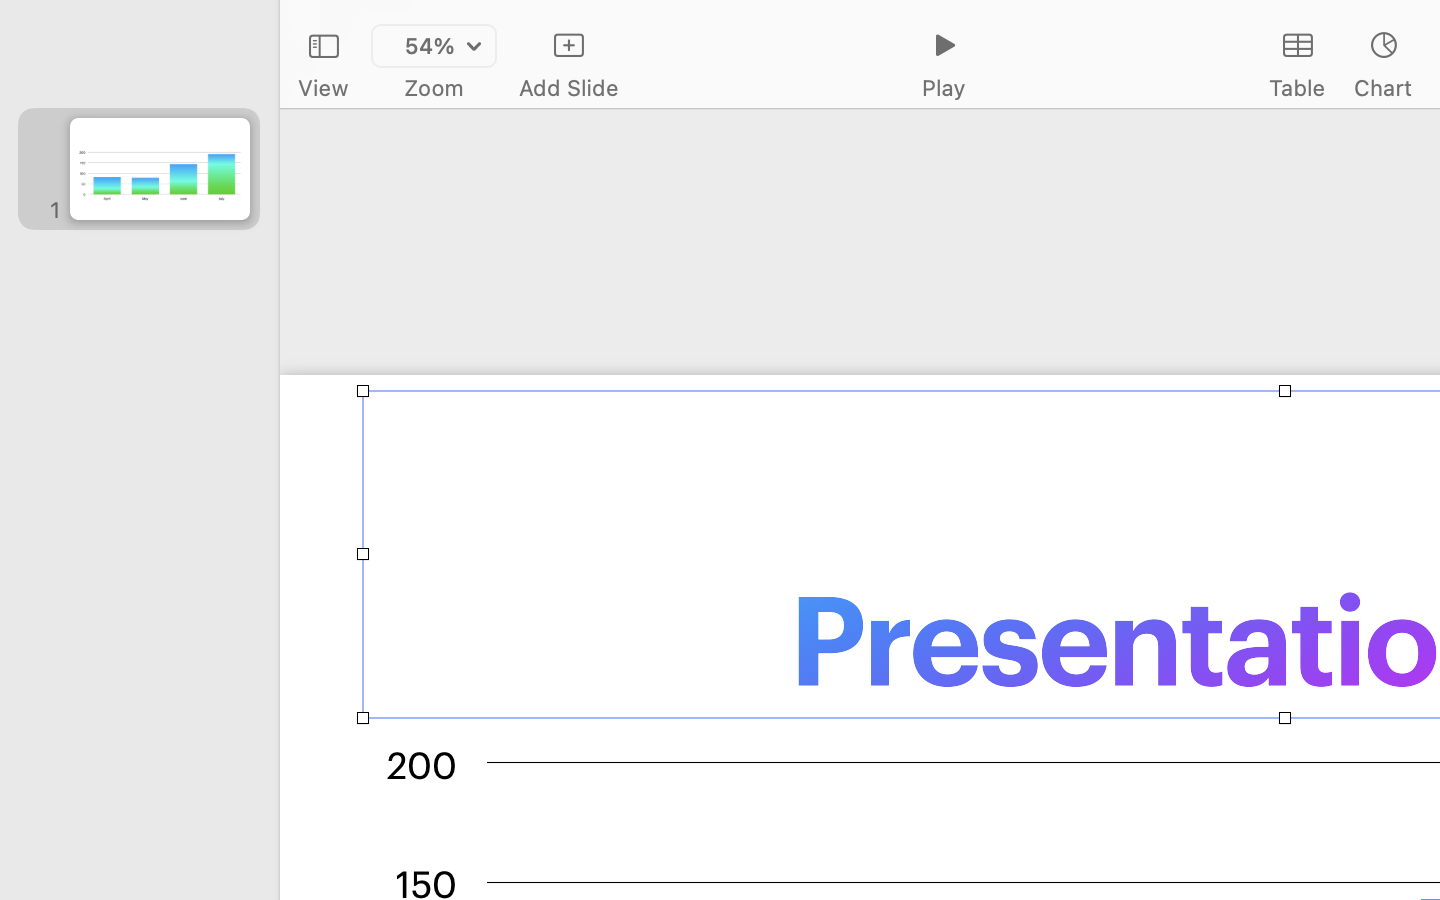 This screenshot has width=1440, height=900. Describe the element at coordinates (322, 87) in the screenshot. I see `'View'` at that location.